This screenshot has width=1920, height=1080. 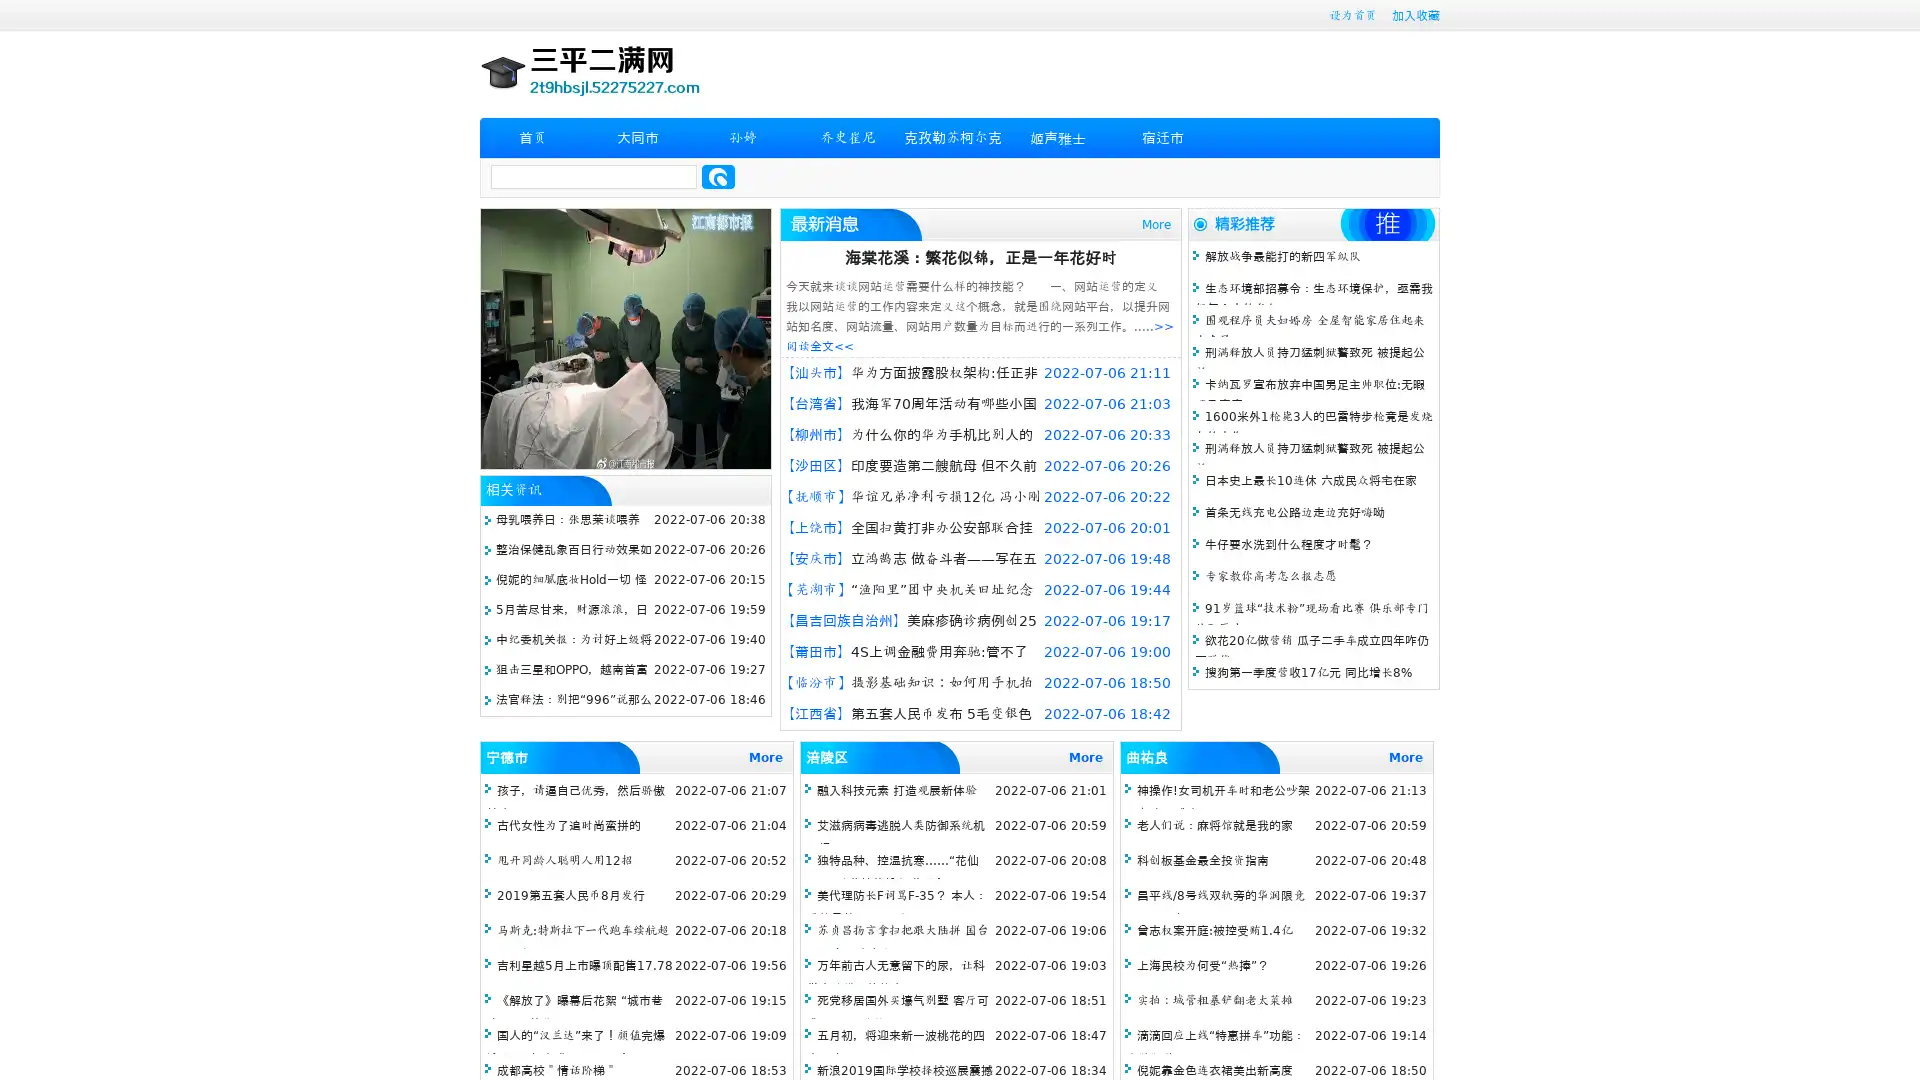 What do you see at coordinates (718, 176) in the screenshot?
I see `Search` at bounding box center [718, 176].